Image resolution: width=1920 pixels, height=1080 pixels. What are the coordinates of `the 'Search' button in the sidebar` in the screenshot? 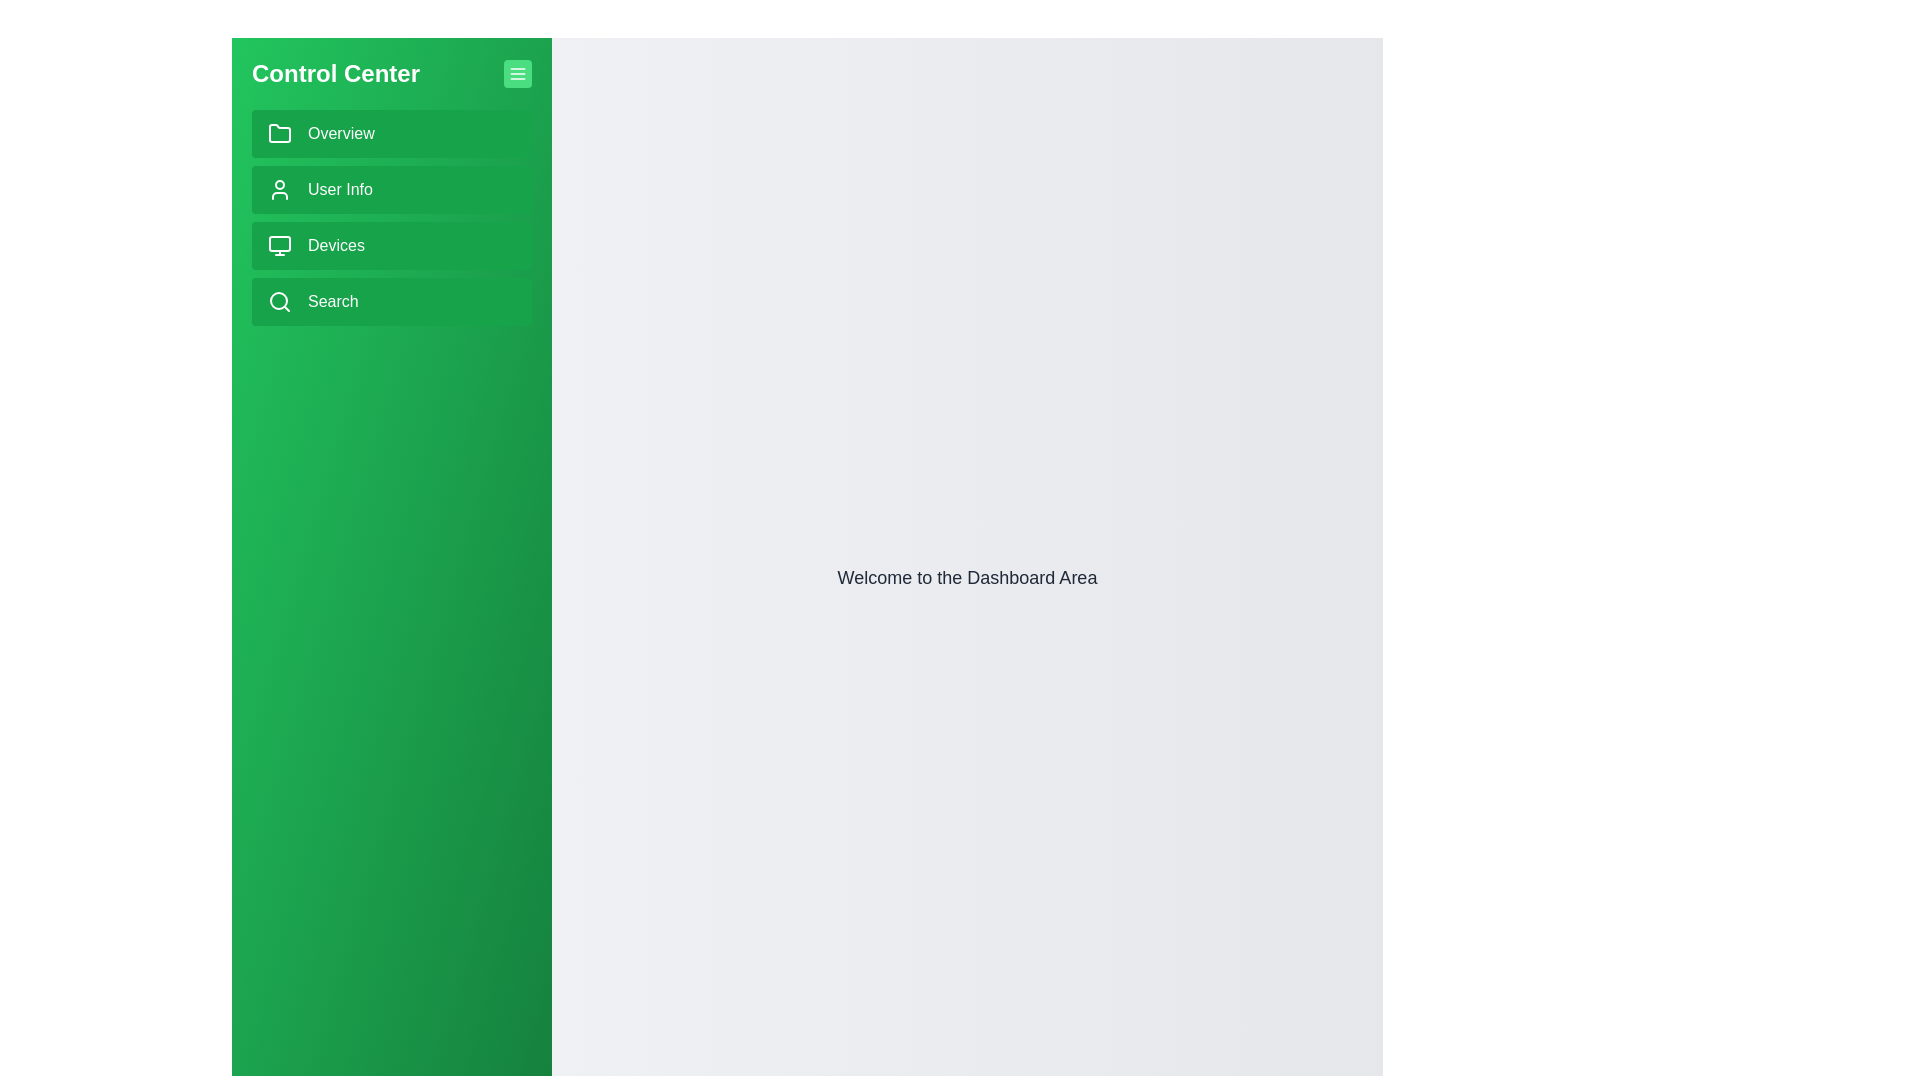 It's located at (392, 301).